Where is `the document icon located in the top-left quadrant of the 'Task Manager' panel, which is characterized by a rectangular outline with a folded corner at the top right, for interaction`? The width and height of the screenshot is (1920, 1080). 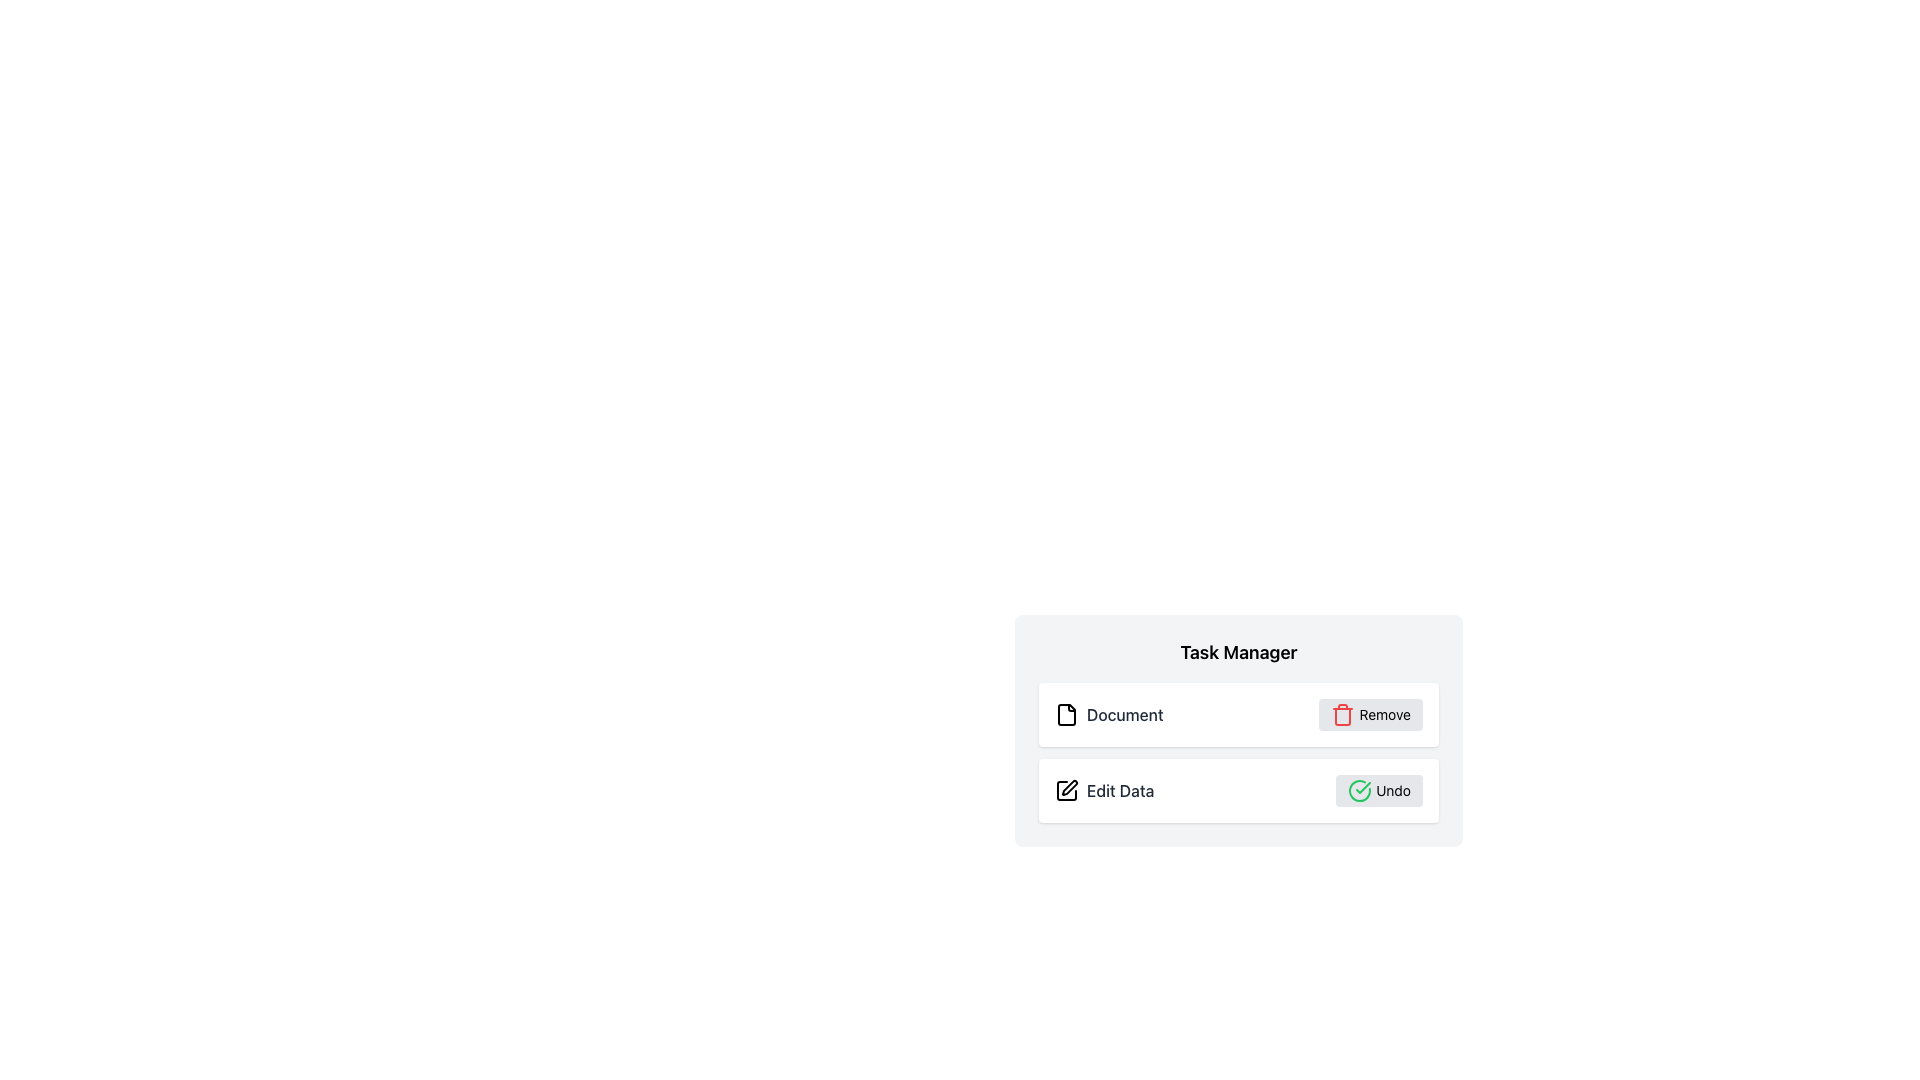 the document icon located in the top-left quadrant of the 'Task Manager' panel, which is characterized by a rectangular outline with a folded corner at the top right, for interaction is located at coordinates (1065, 713).